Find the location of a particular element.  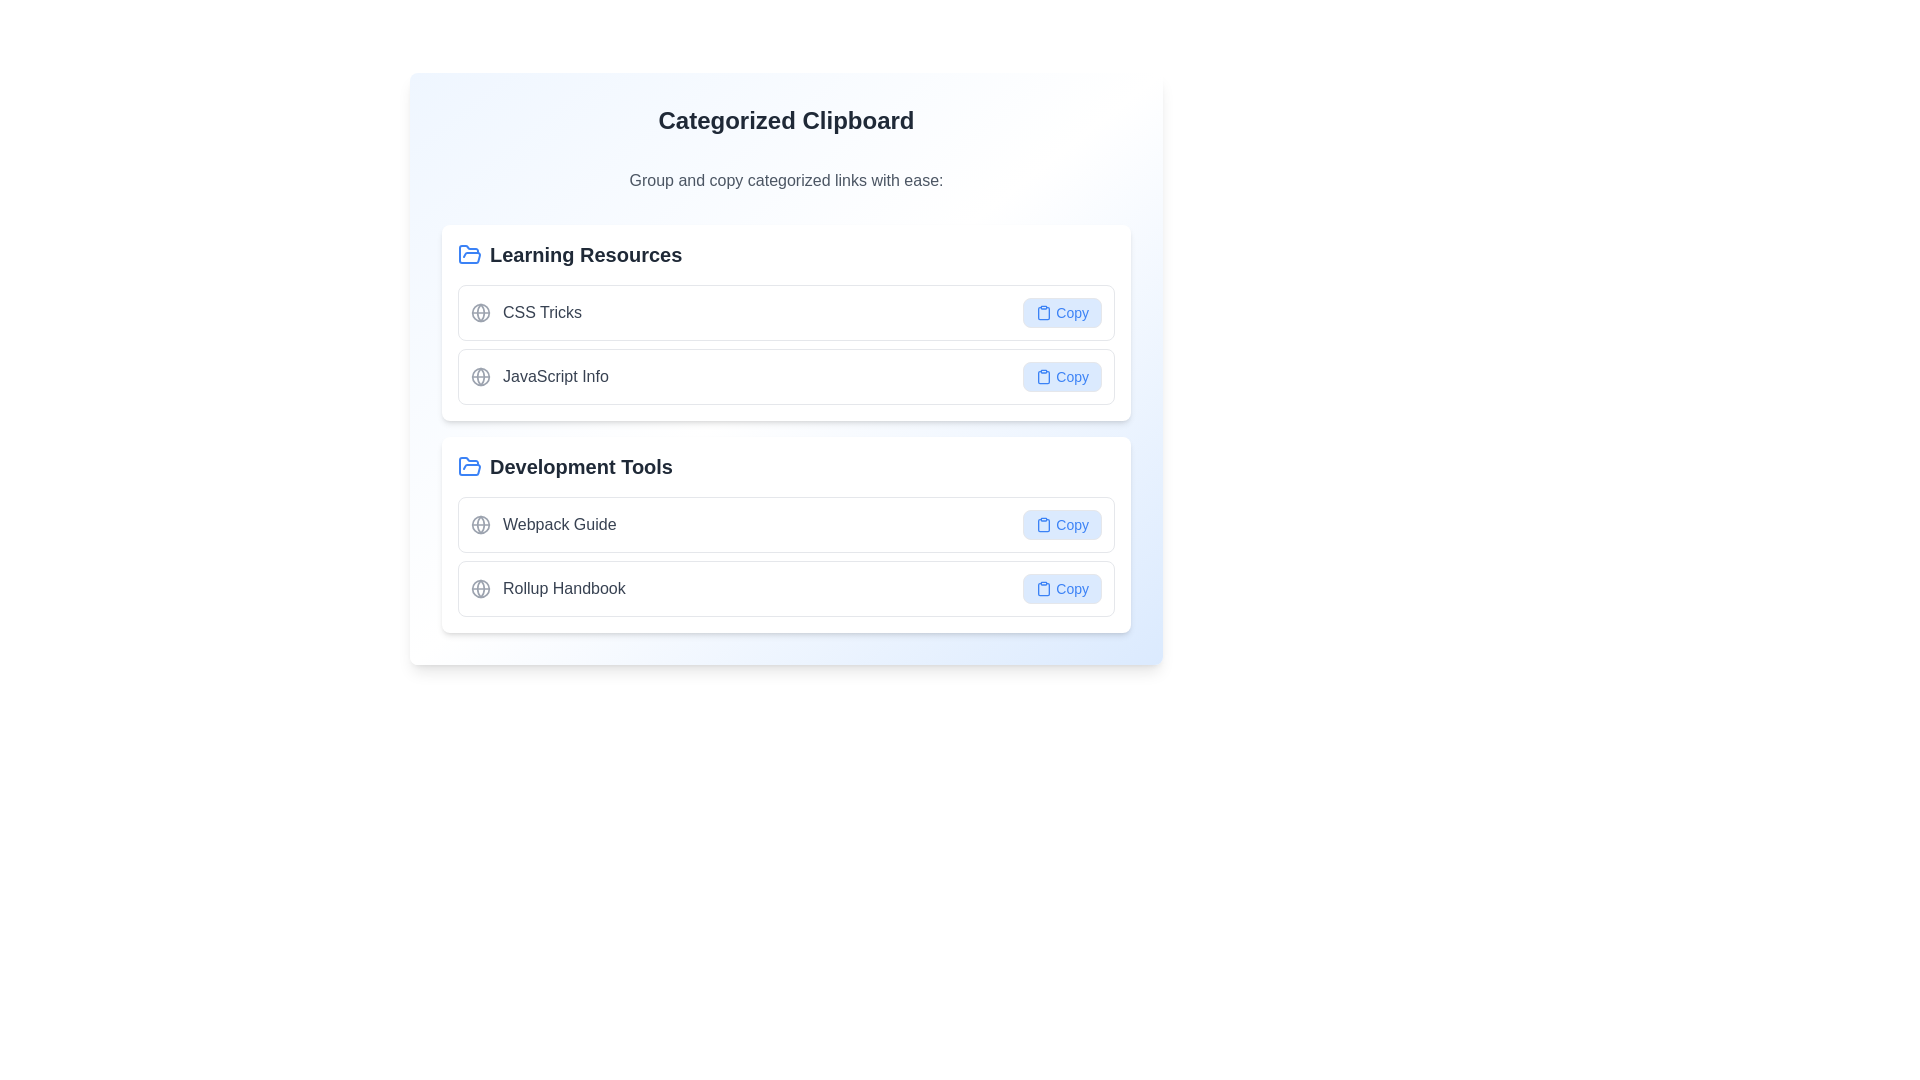

the circular SVG graphic component that is part of the globe icon located to the left of the 'Webpack Guide' text label in the 'Development Tools' section is located at coordinates (480, 588).